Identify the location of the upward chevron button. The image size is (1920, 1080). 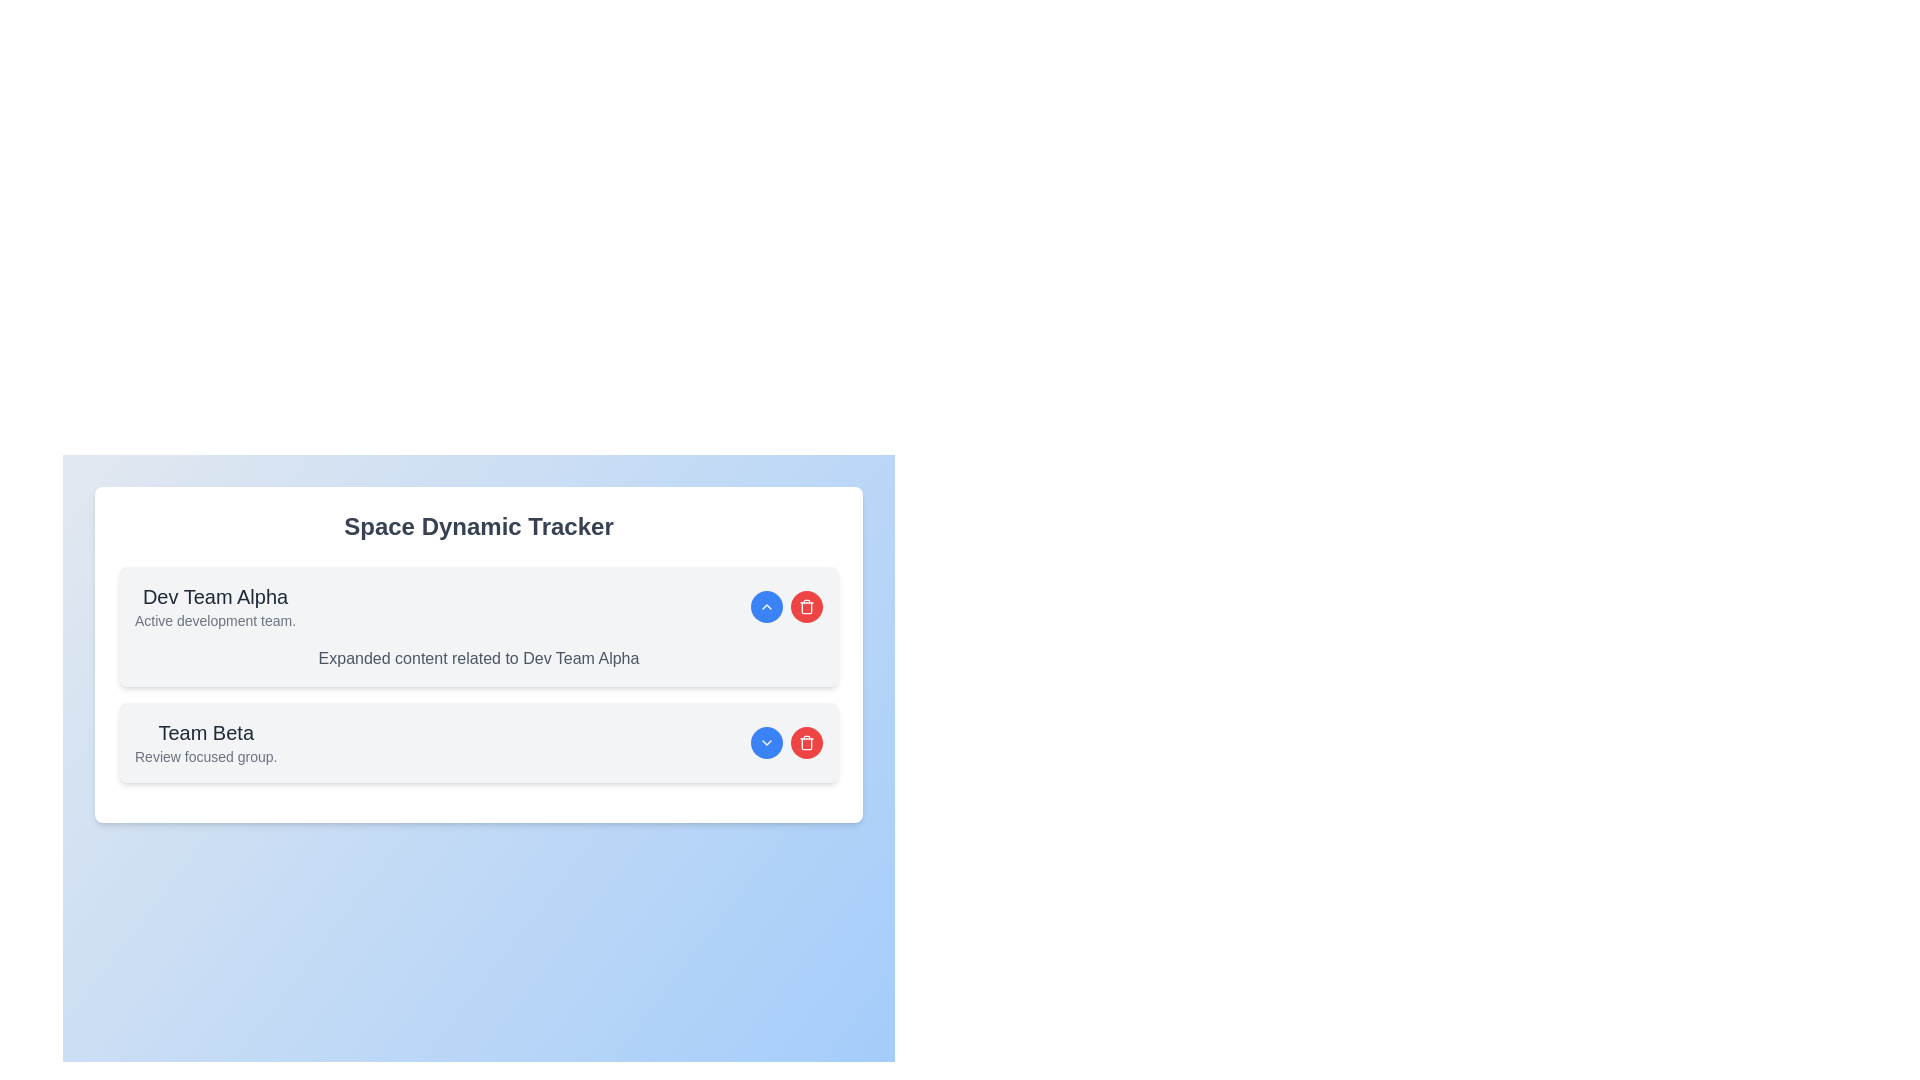
(786, 605).